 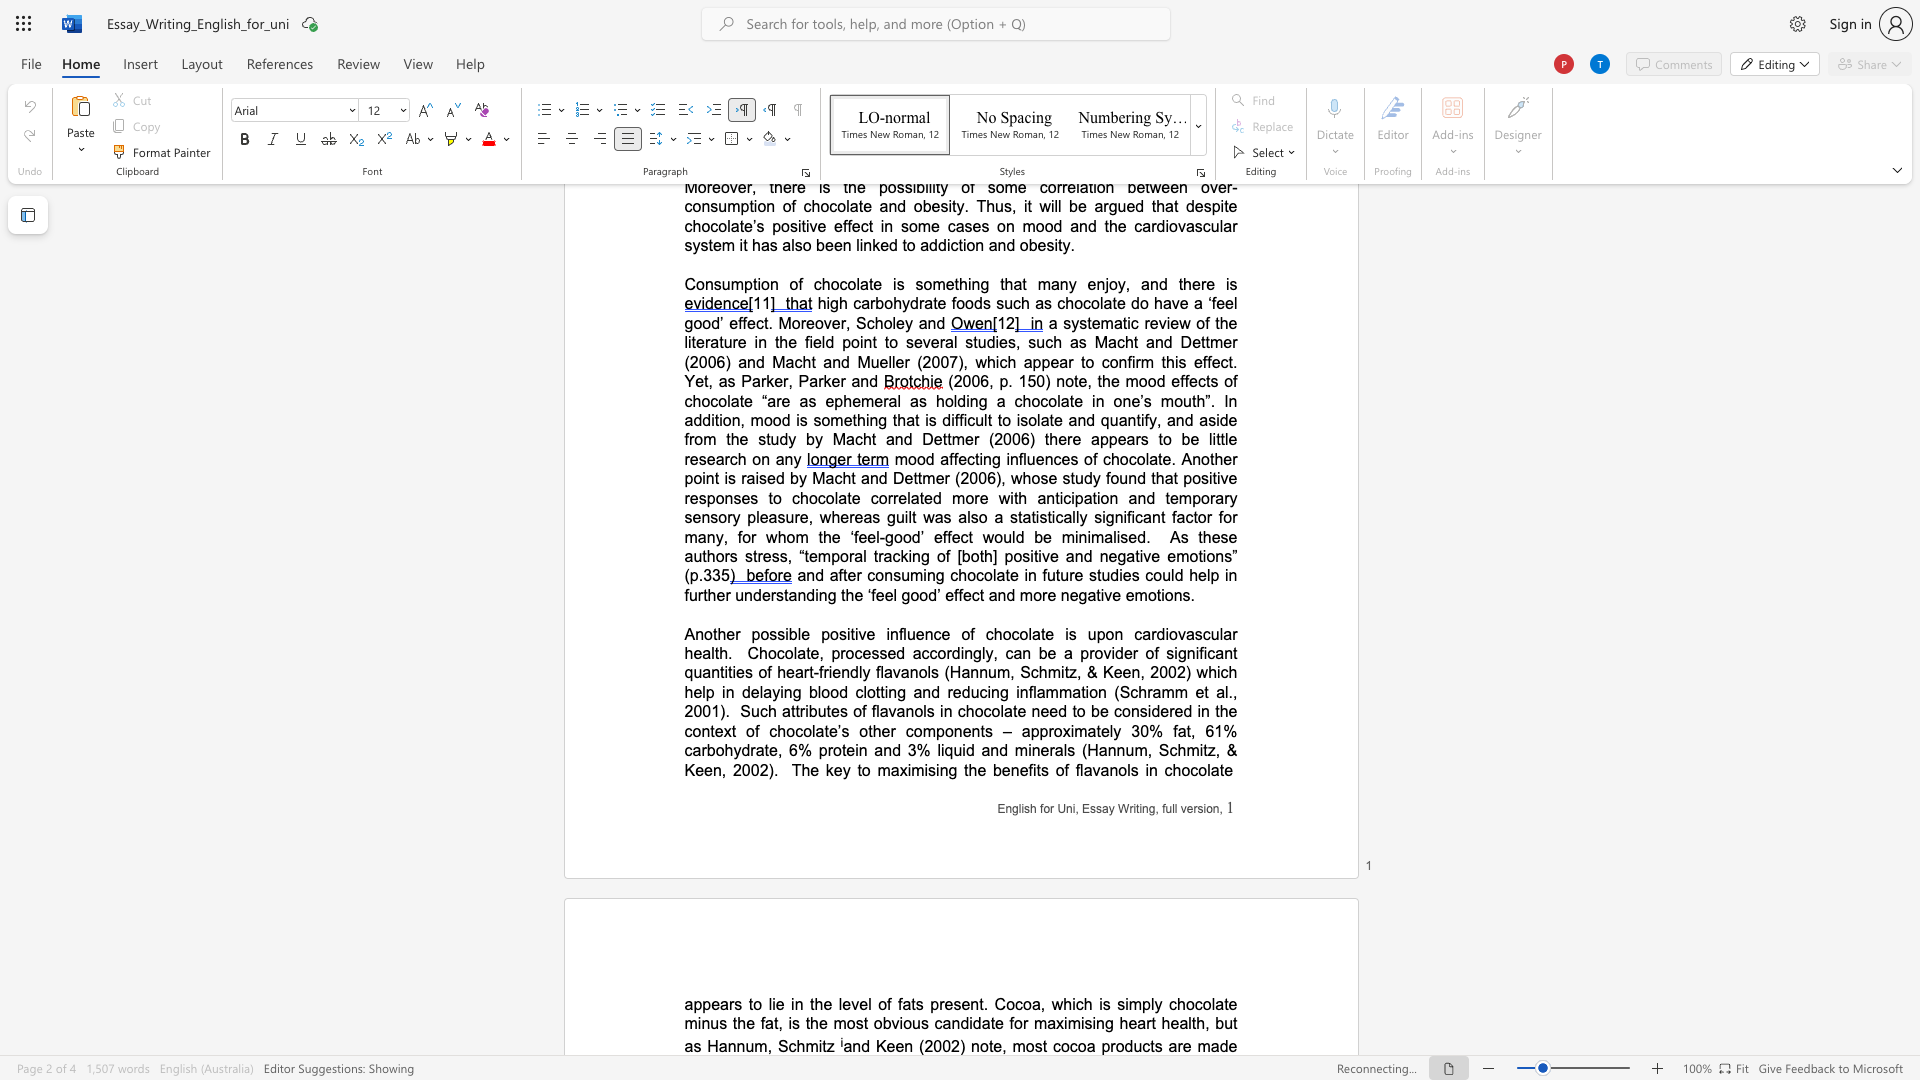 I want to click on the space between the continuous character "i" and "d" in the text, so click(x=974, y=1023).